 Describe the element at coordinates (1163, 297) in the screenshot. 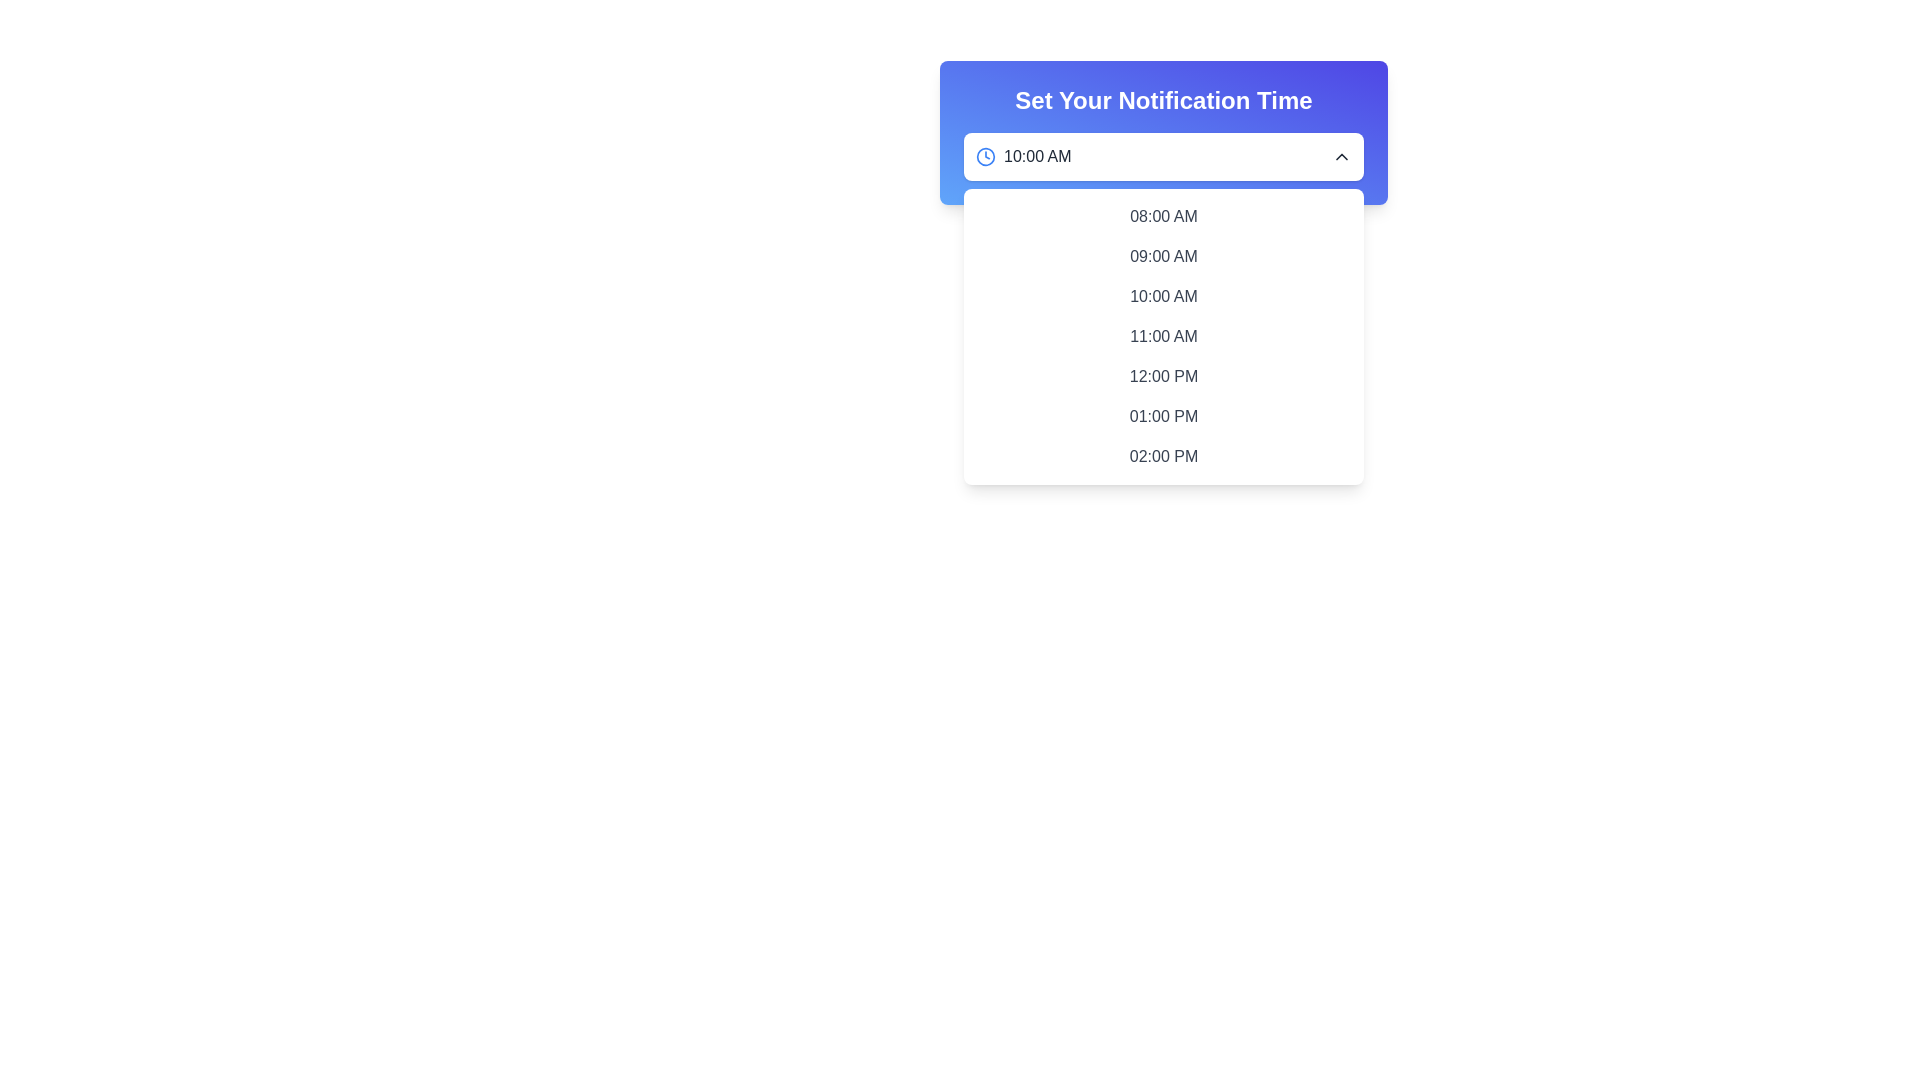

I see `the dropdown menu item for '10:00 AM'` at that location.